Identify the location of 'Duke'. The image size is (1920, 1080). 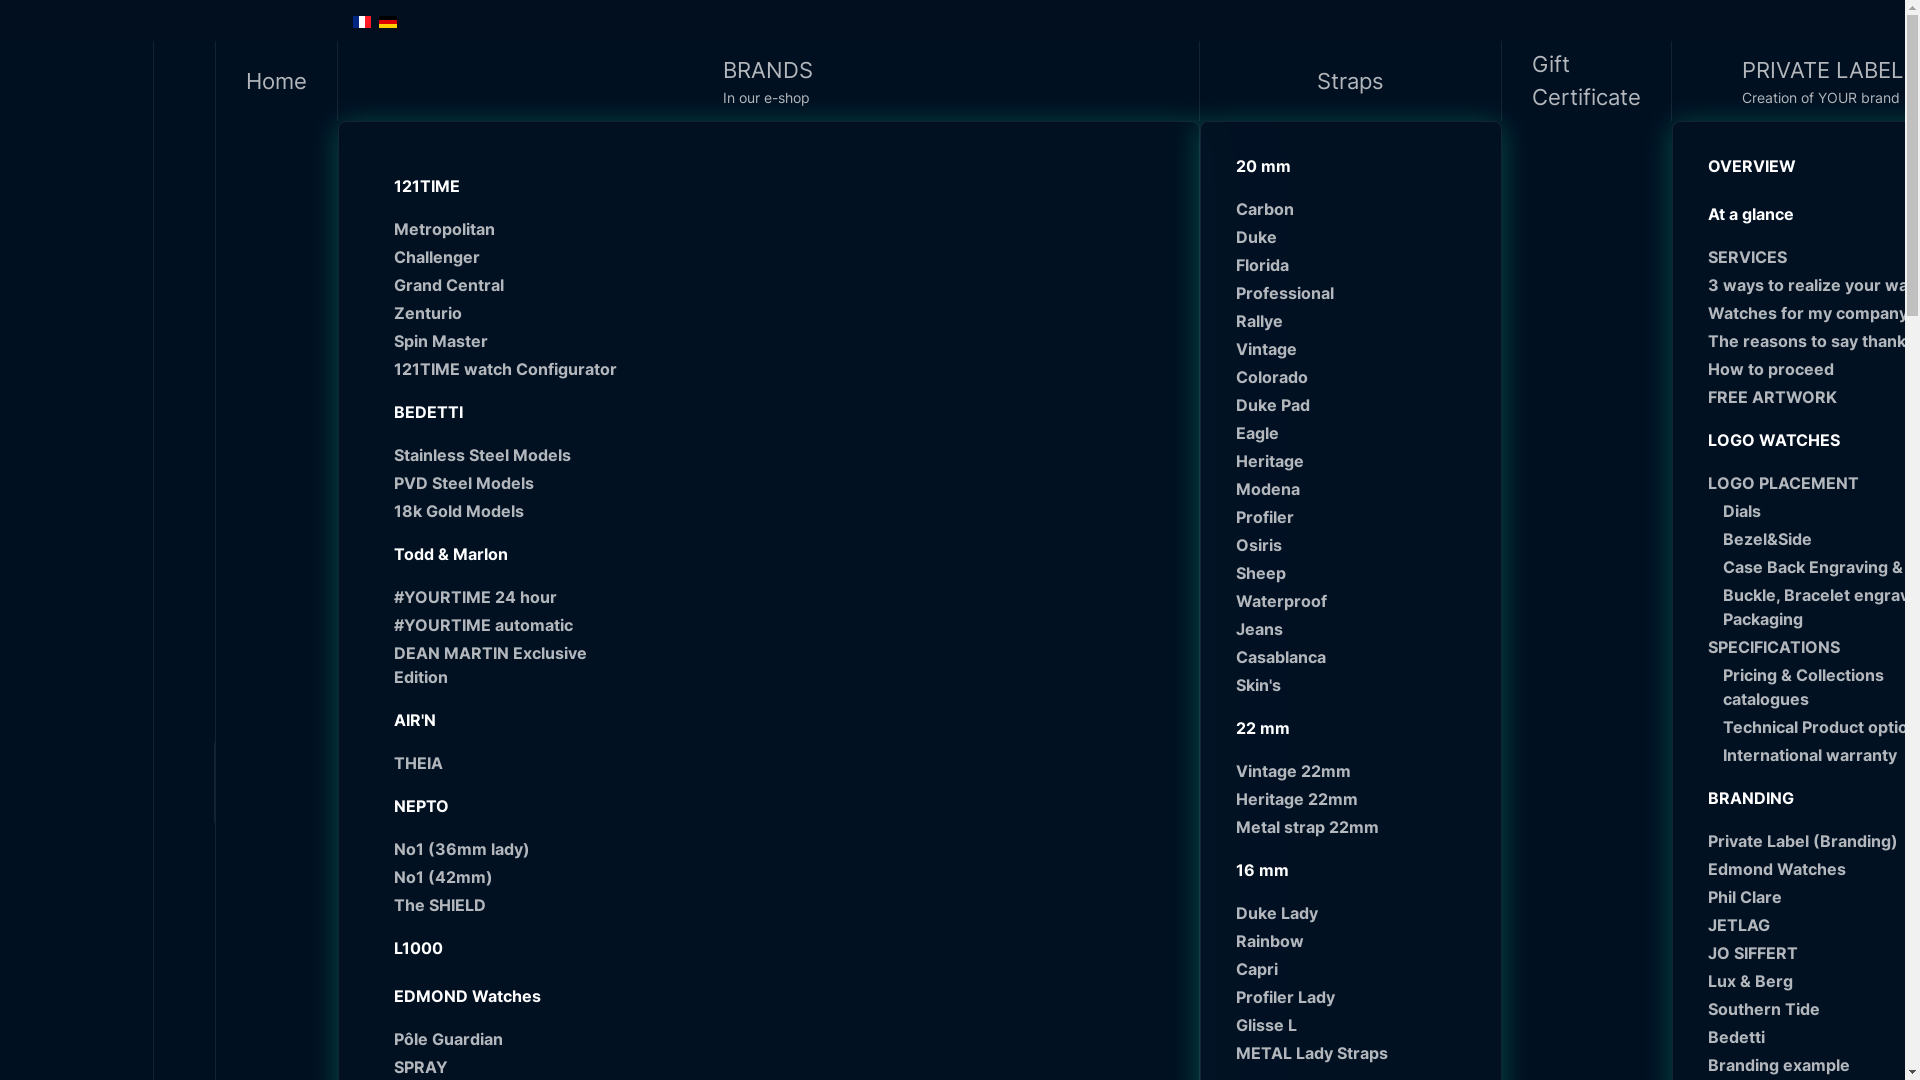
(1358, 235).